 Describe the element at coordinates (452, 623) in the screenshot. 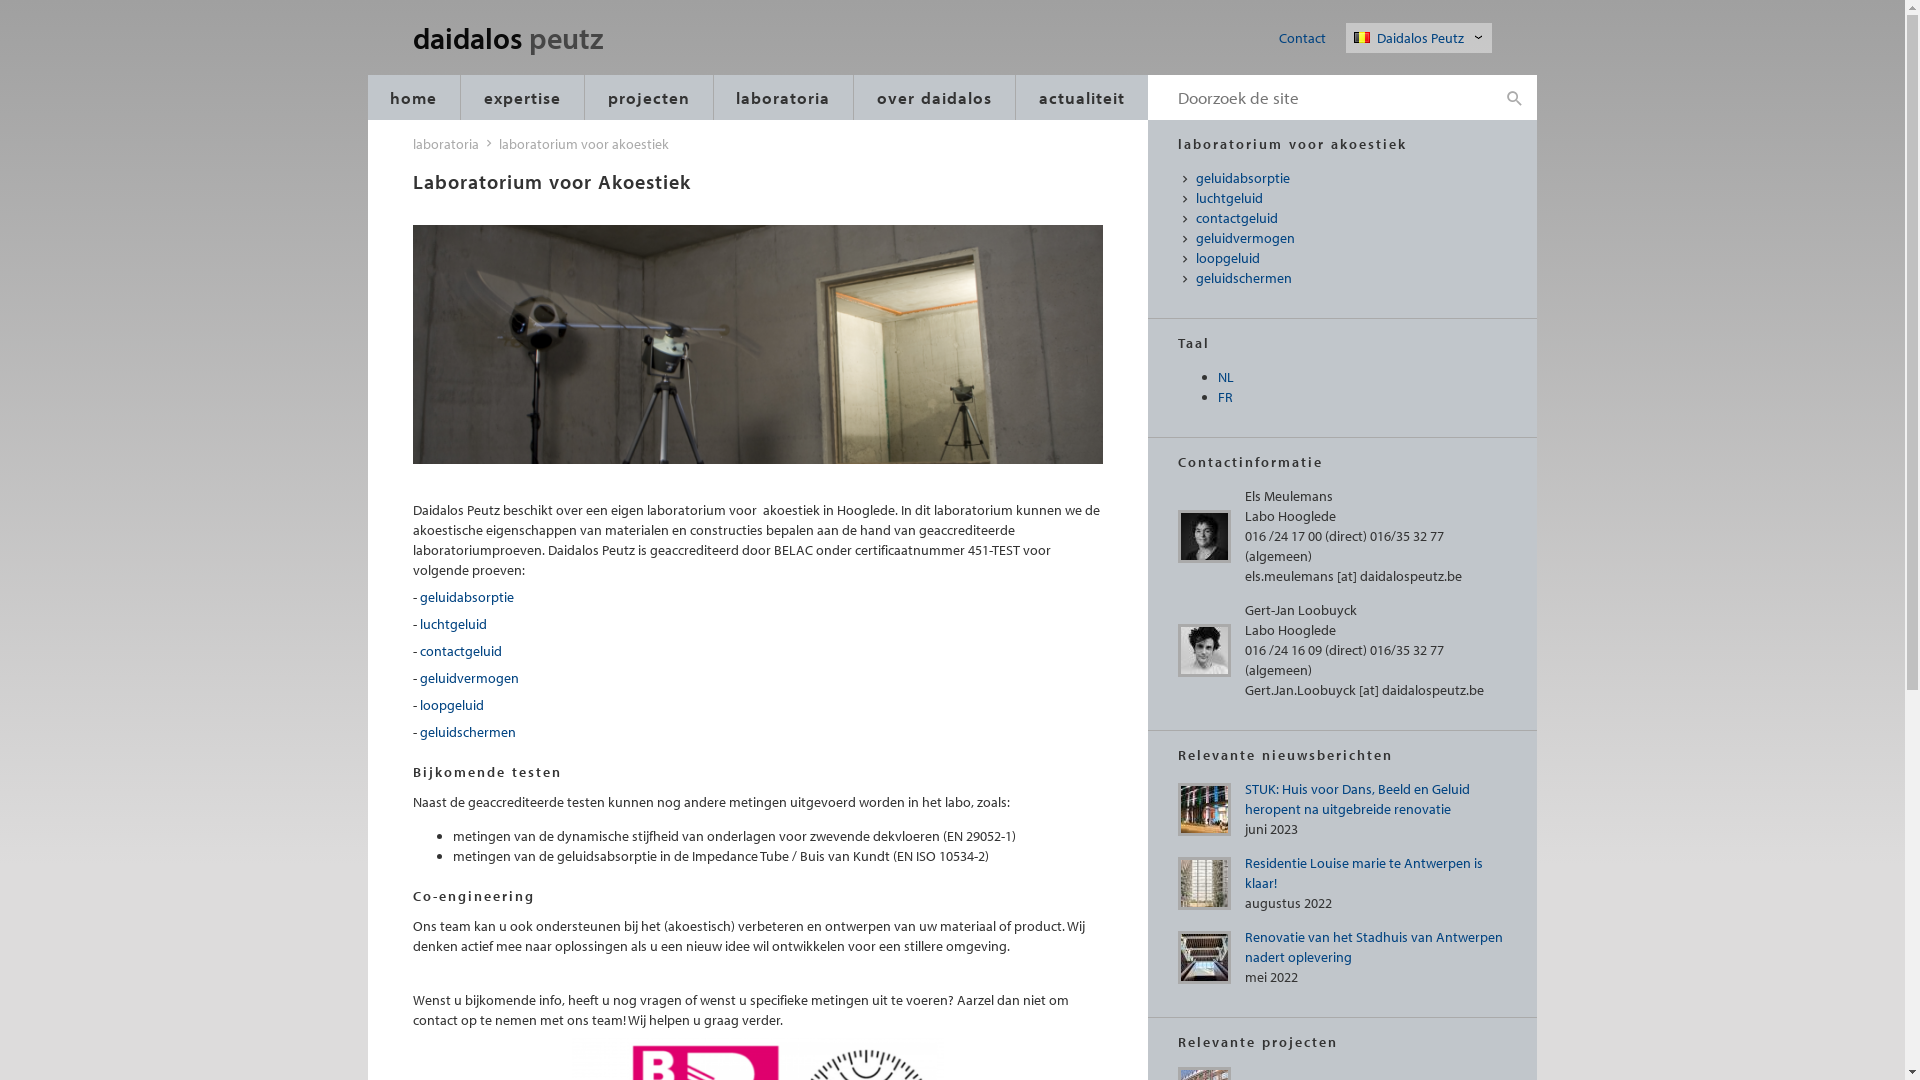

I see `'luchtgeluid'` at that location.